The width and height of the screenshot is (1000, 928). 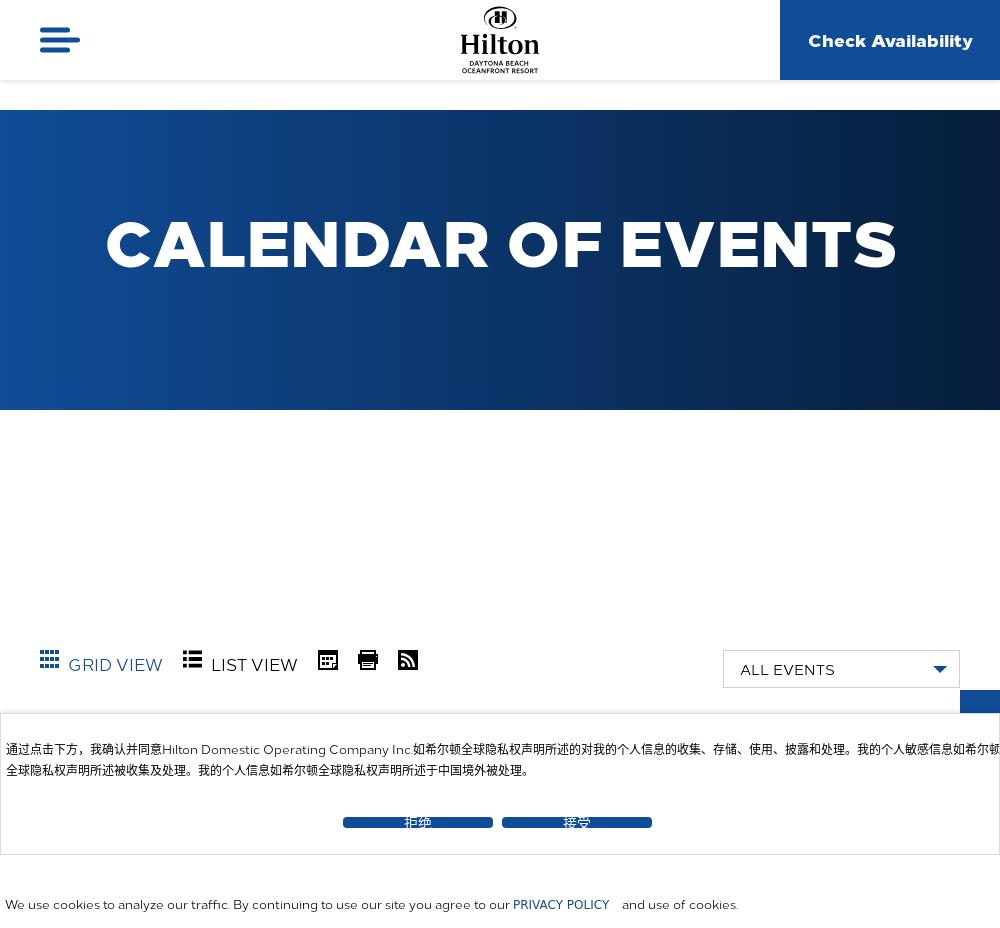 What do you see at coordinates (186, 854) in the screenshot?
I see `'August'` at bounding box center [186, 854].